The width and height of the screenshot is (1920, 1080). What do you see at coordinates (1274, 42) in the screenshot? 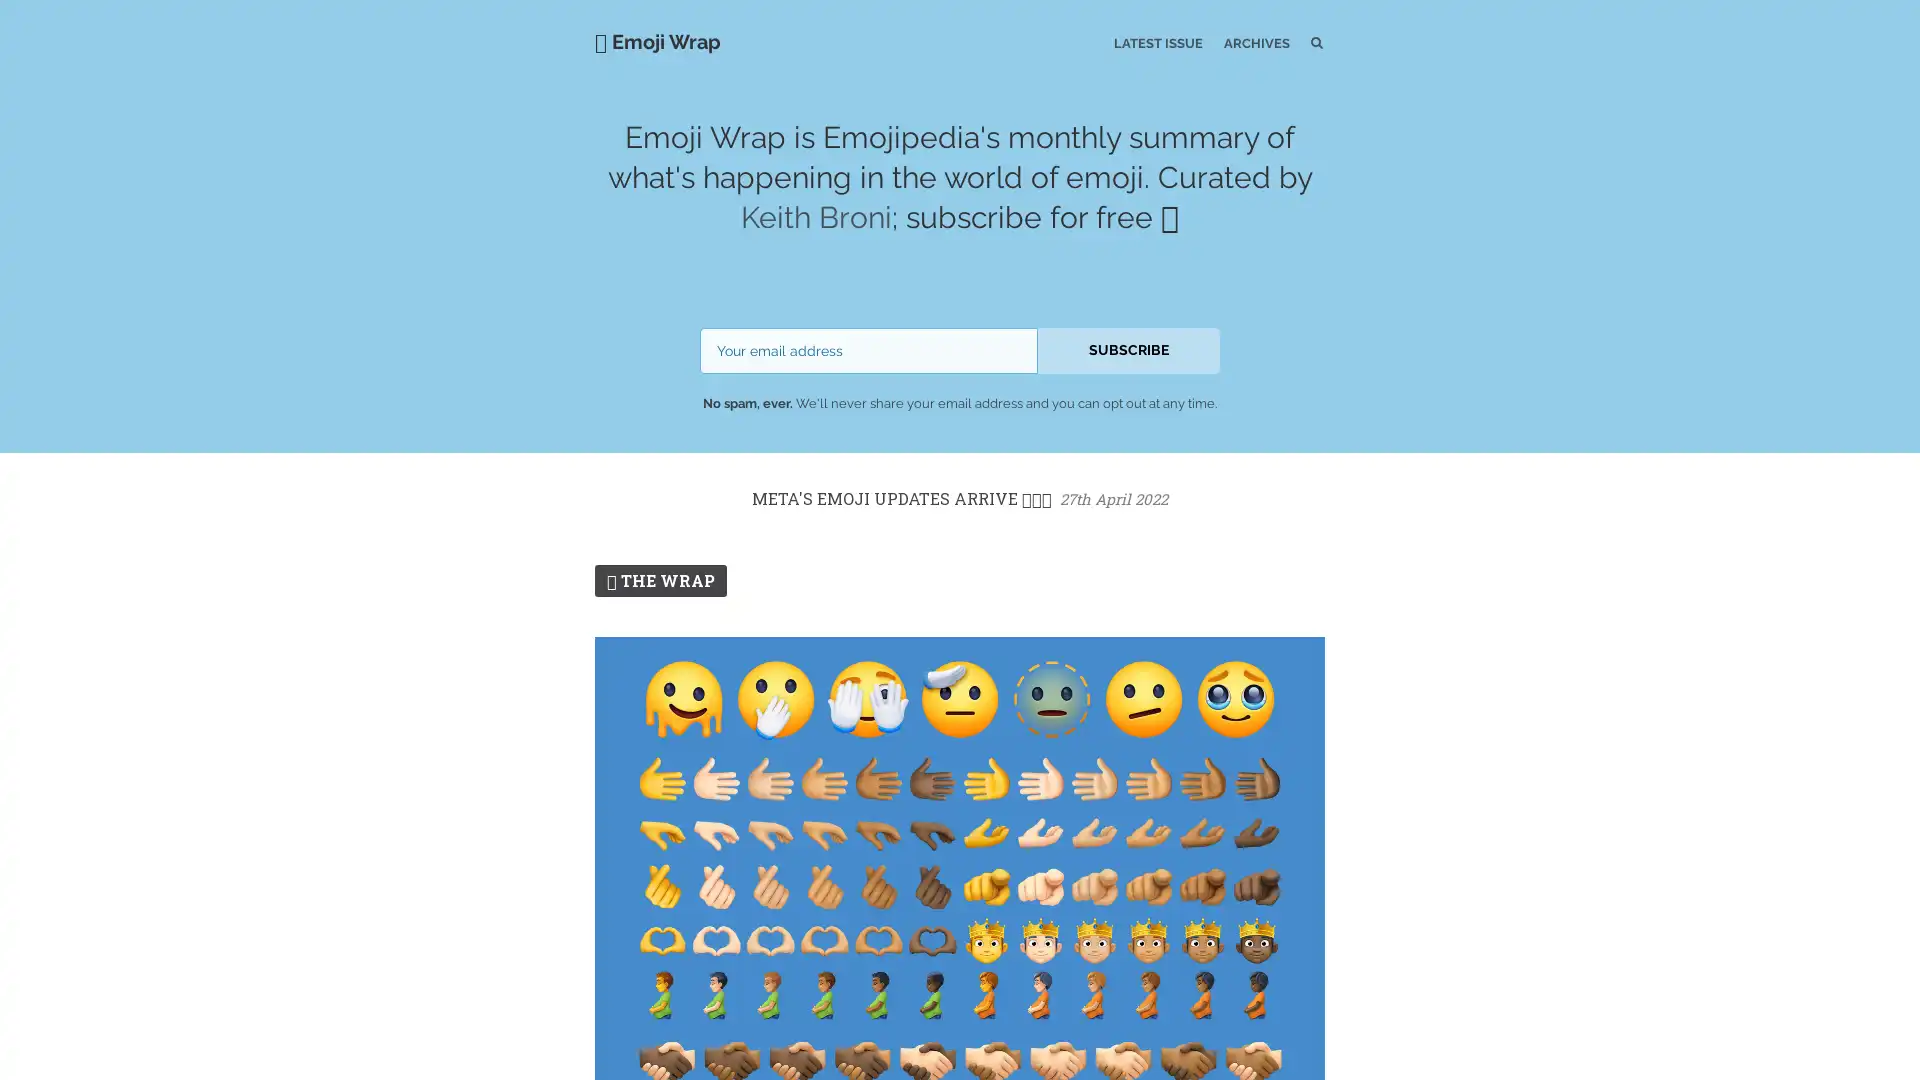
I see `SEARCH` at bounding box center [1274, 42].